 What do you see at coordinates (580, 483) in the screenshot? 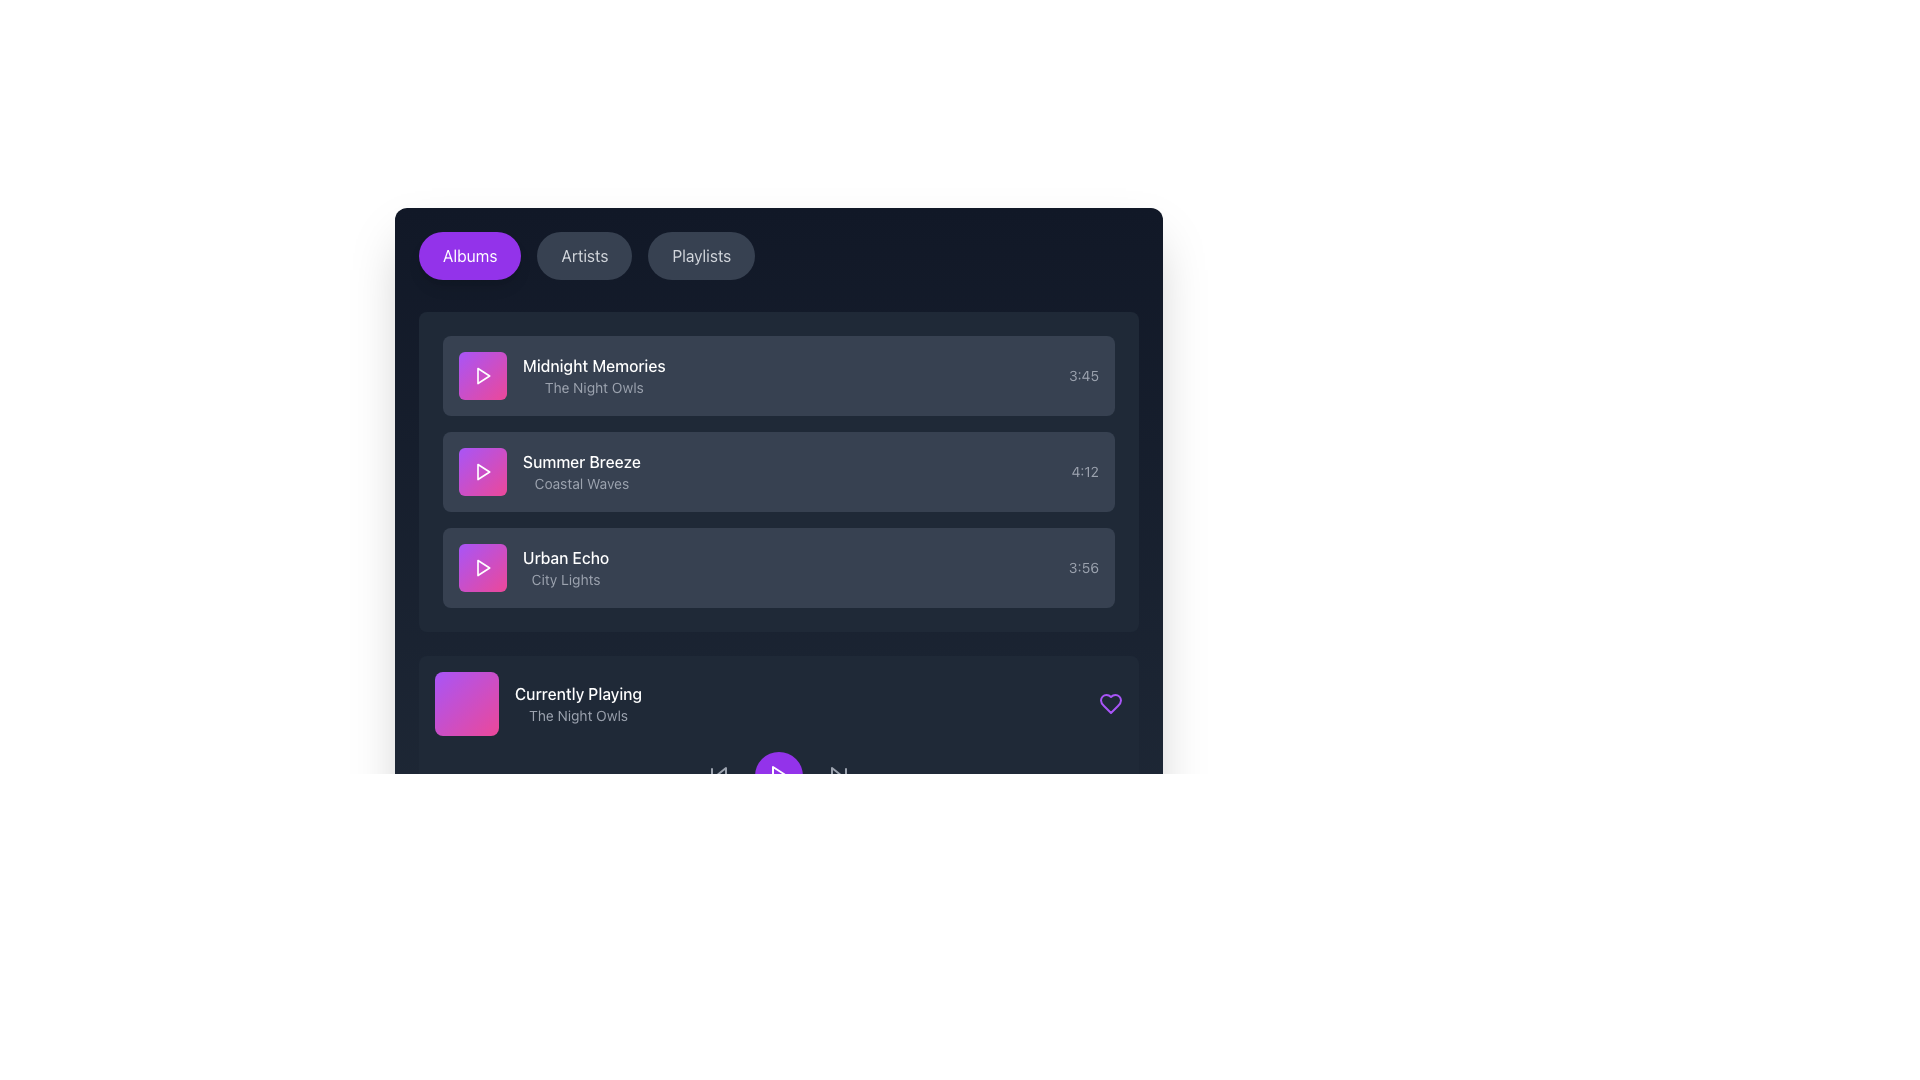
I see `text label 'Coastal Waves' located below 'Summer Breeze' in the second song entry` at bounding box center [580, 483].